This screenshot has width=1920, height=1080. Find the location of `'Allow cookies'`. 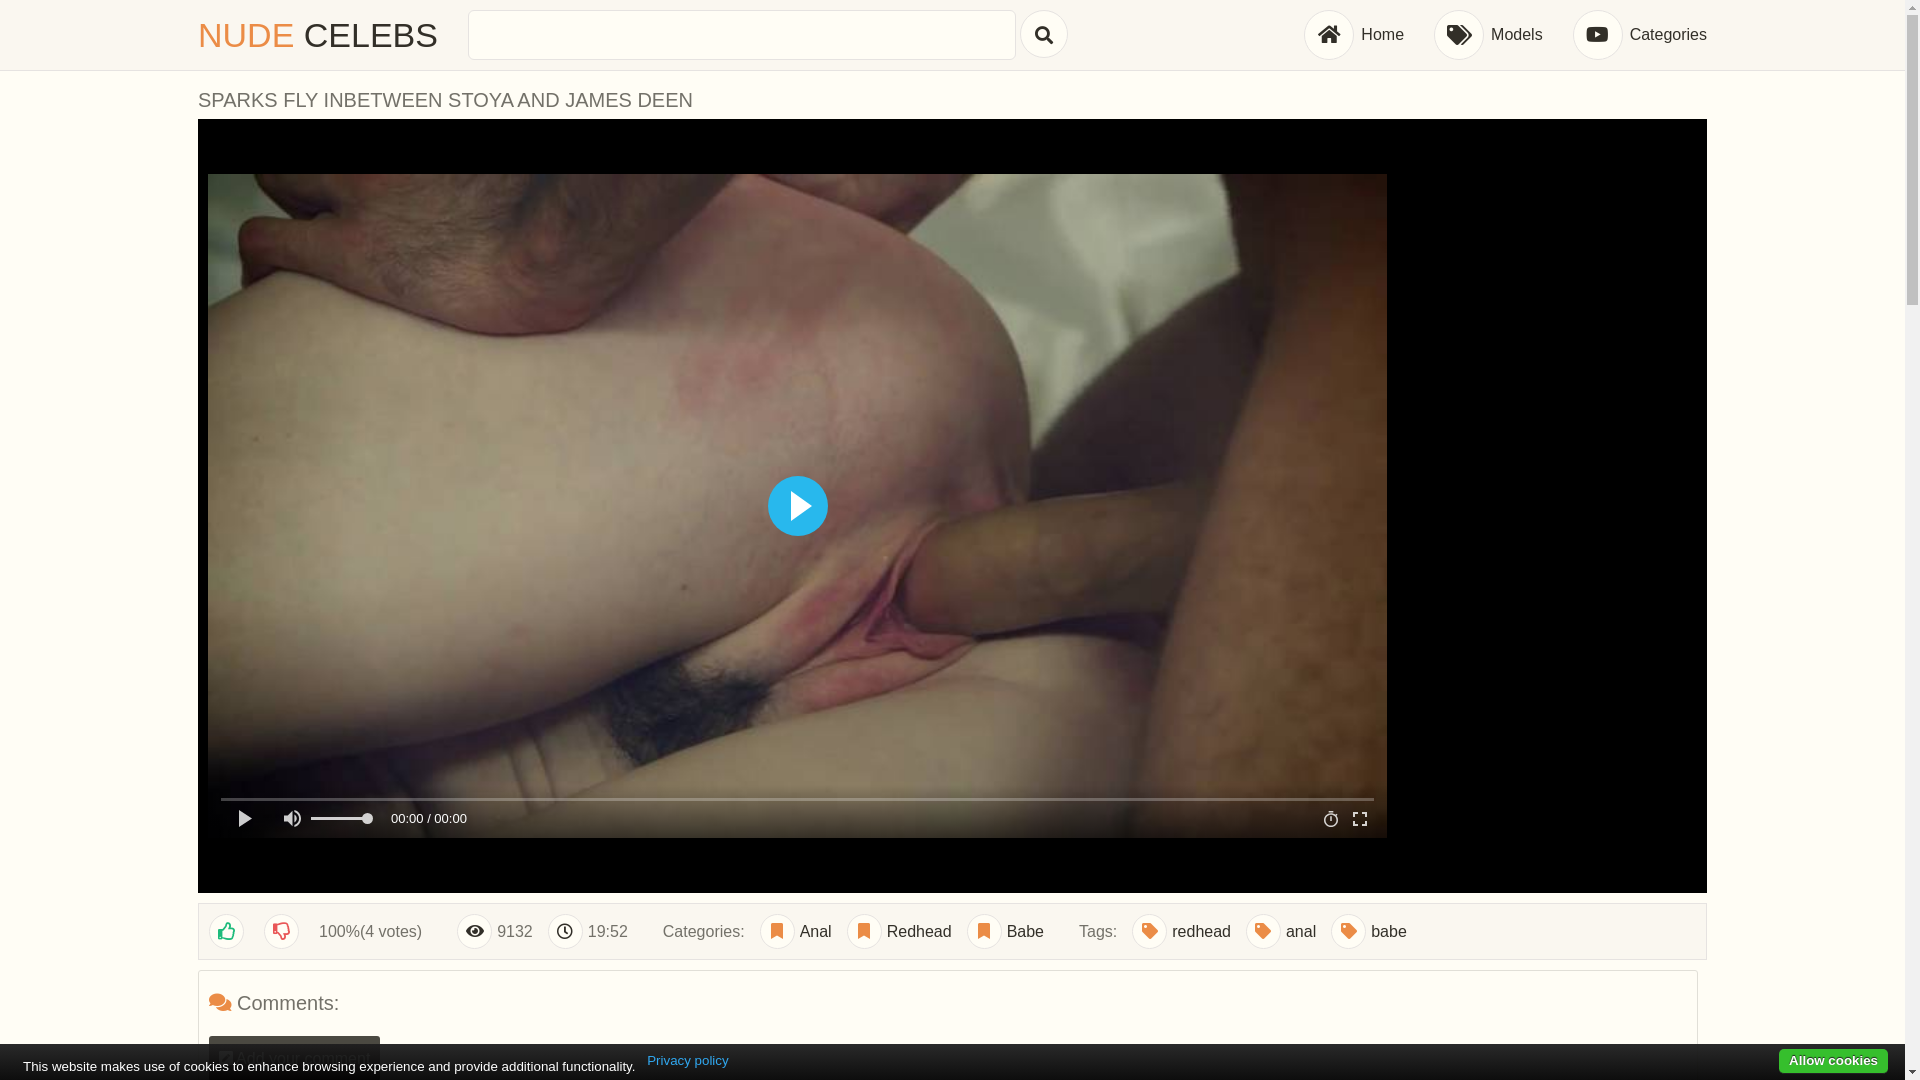

'Allow cookies' is located at coordinates (1833, 1060).